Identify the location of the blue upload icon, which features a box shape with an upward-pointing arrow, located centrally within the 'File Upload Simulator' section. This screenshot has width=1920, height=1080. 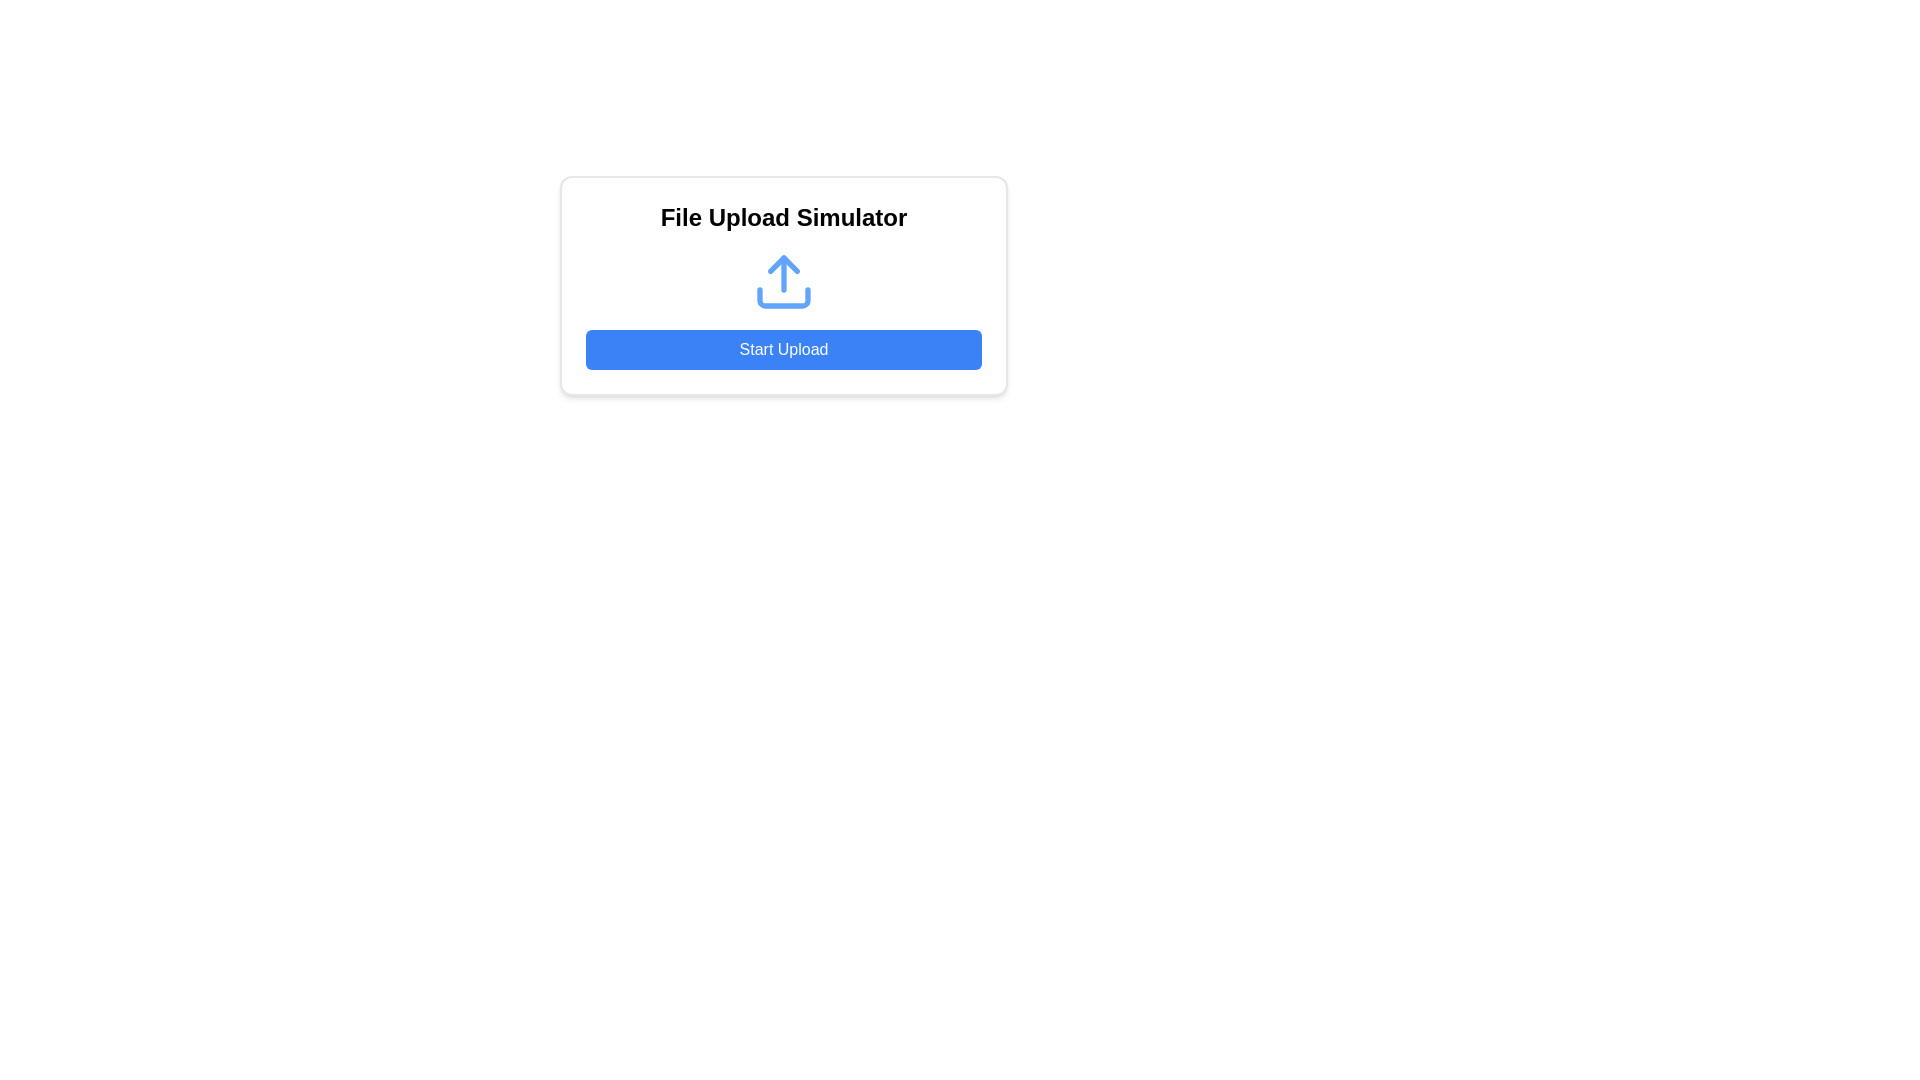
(782, 281).